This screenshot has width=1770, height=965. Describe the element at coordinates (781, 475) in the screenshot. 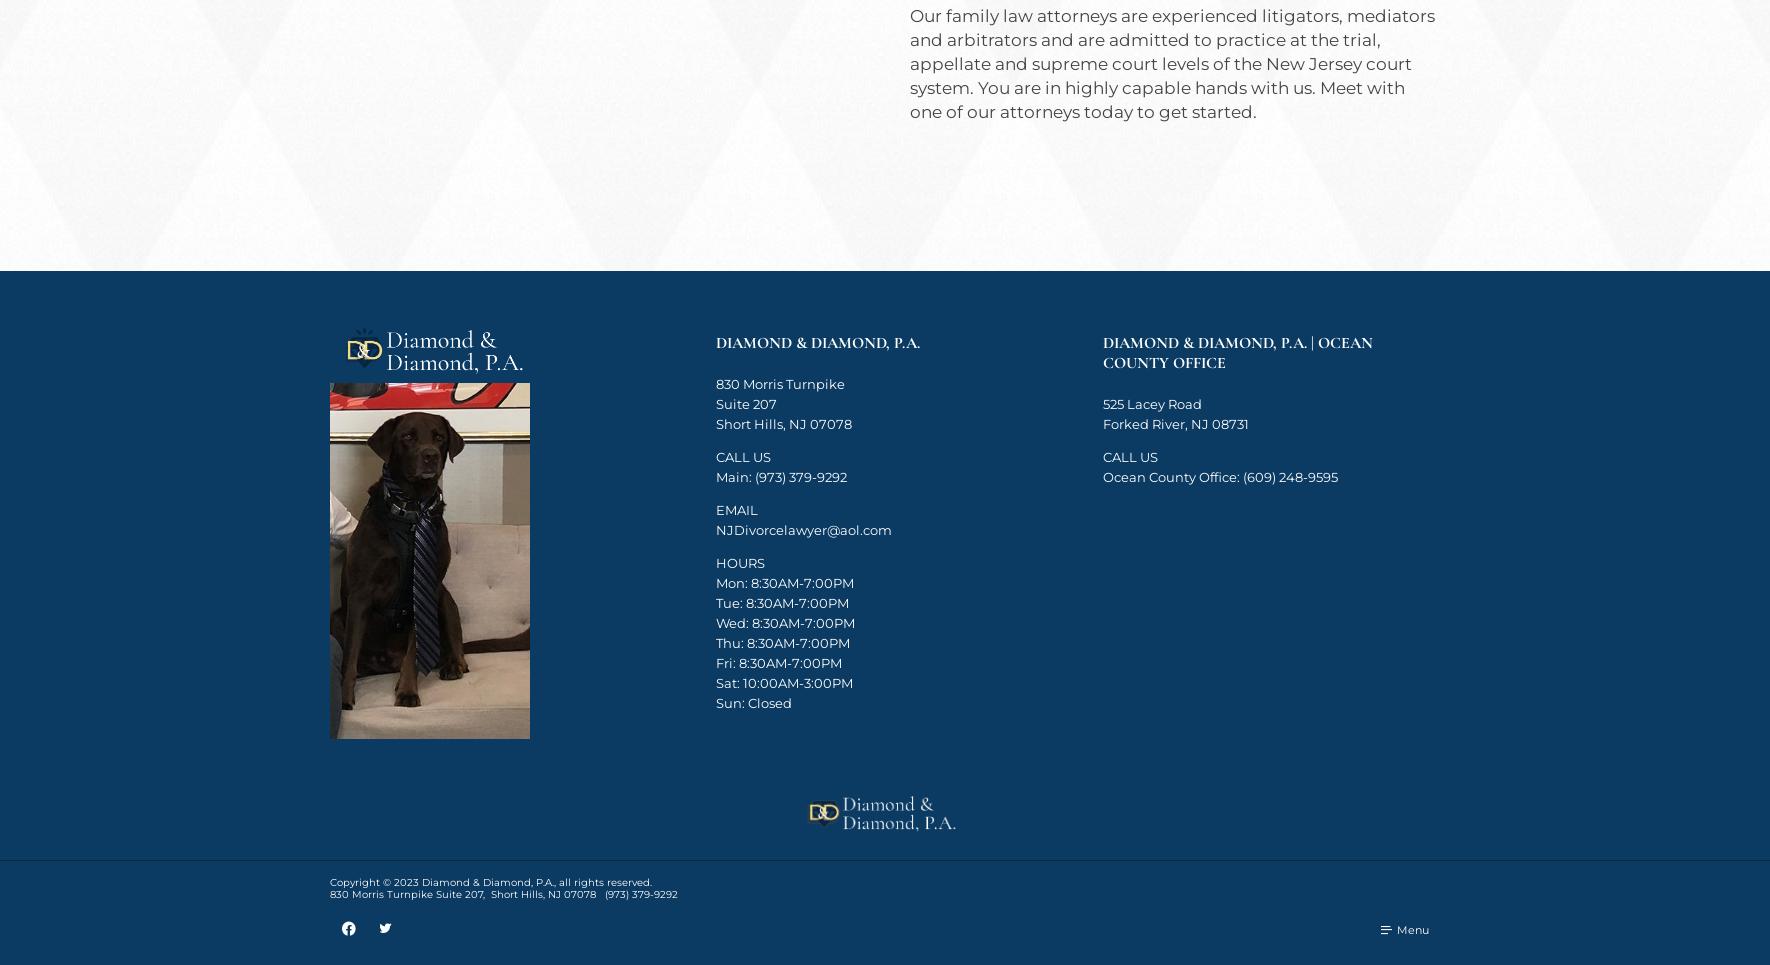

I see `'Main: (973) 379-9292'` at that location.